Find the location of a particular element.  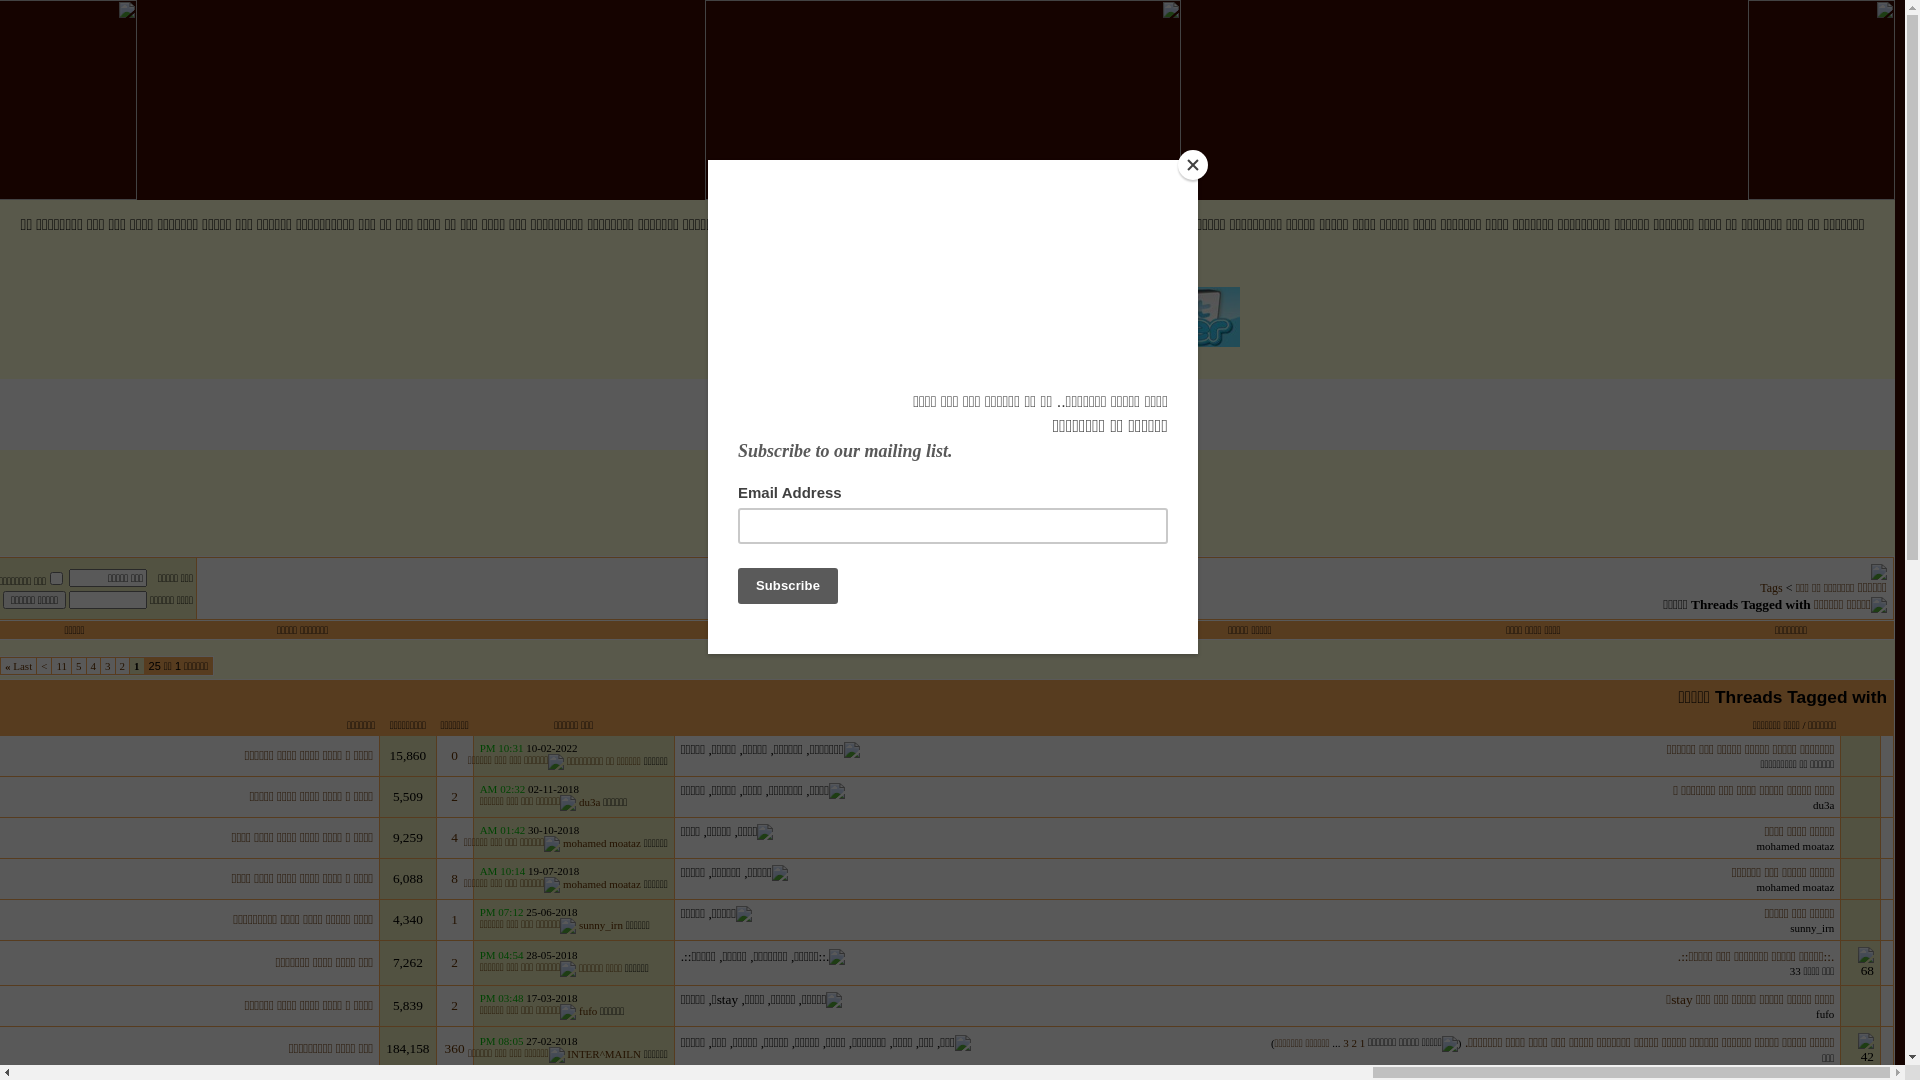

'Tags' is located at coordinates (1760, 586).